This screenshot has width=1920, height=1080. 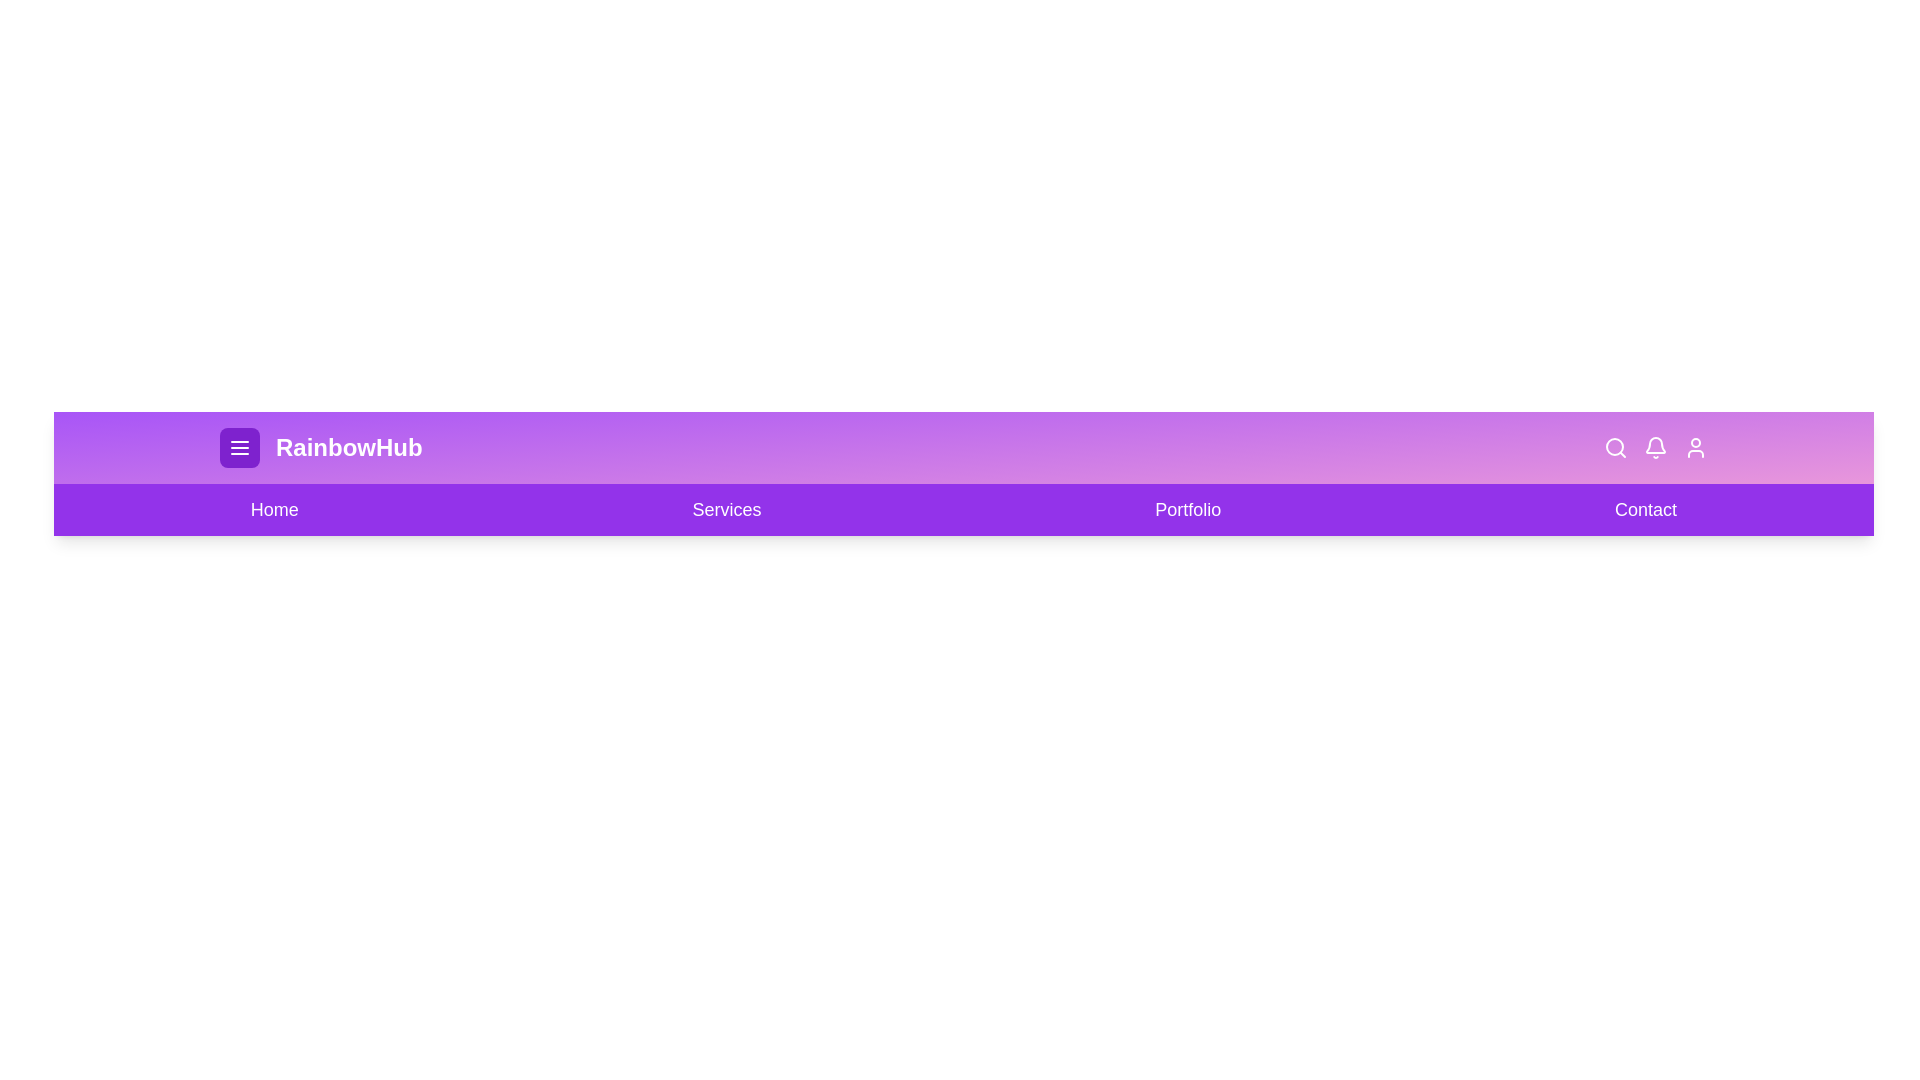 I want to click on the navigation link labeled 'Contact' to navigate to the corresponding section, so click(x=1646, y=508).